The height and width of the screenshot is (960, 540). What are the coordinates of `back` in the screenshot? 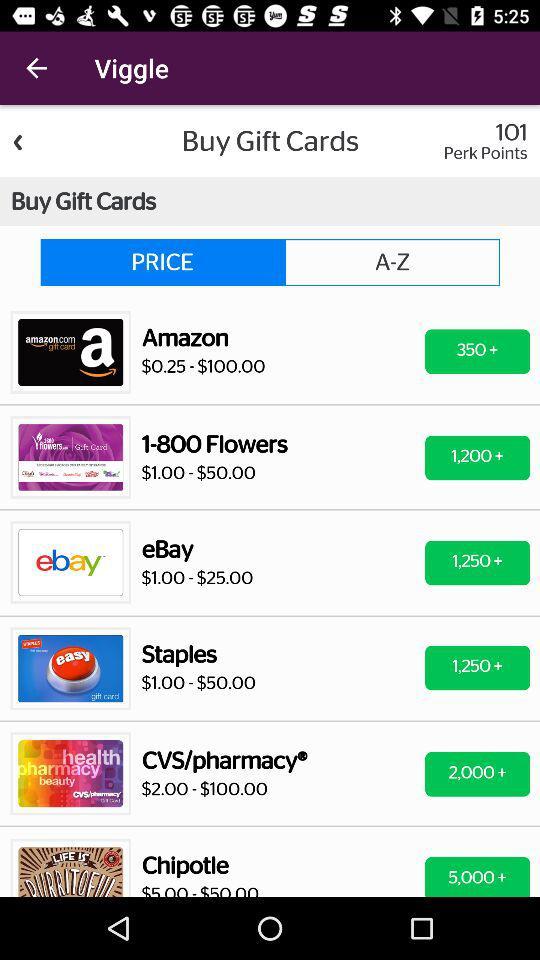 It's located at (270, 500).